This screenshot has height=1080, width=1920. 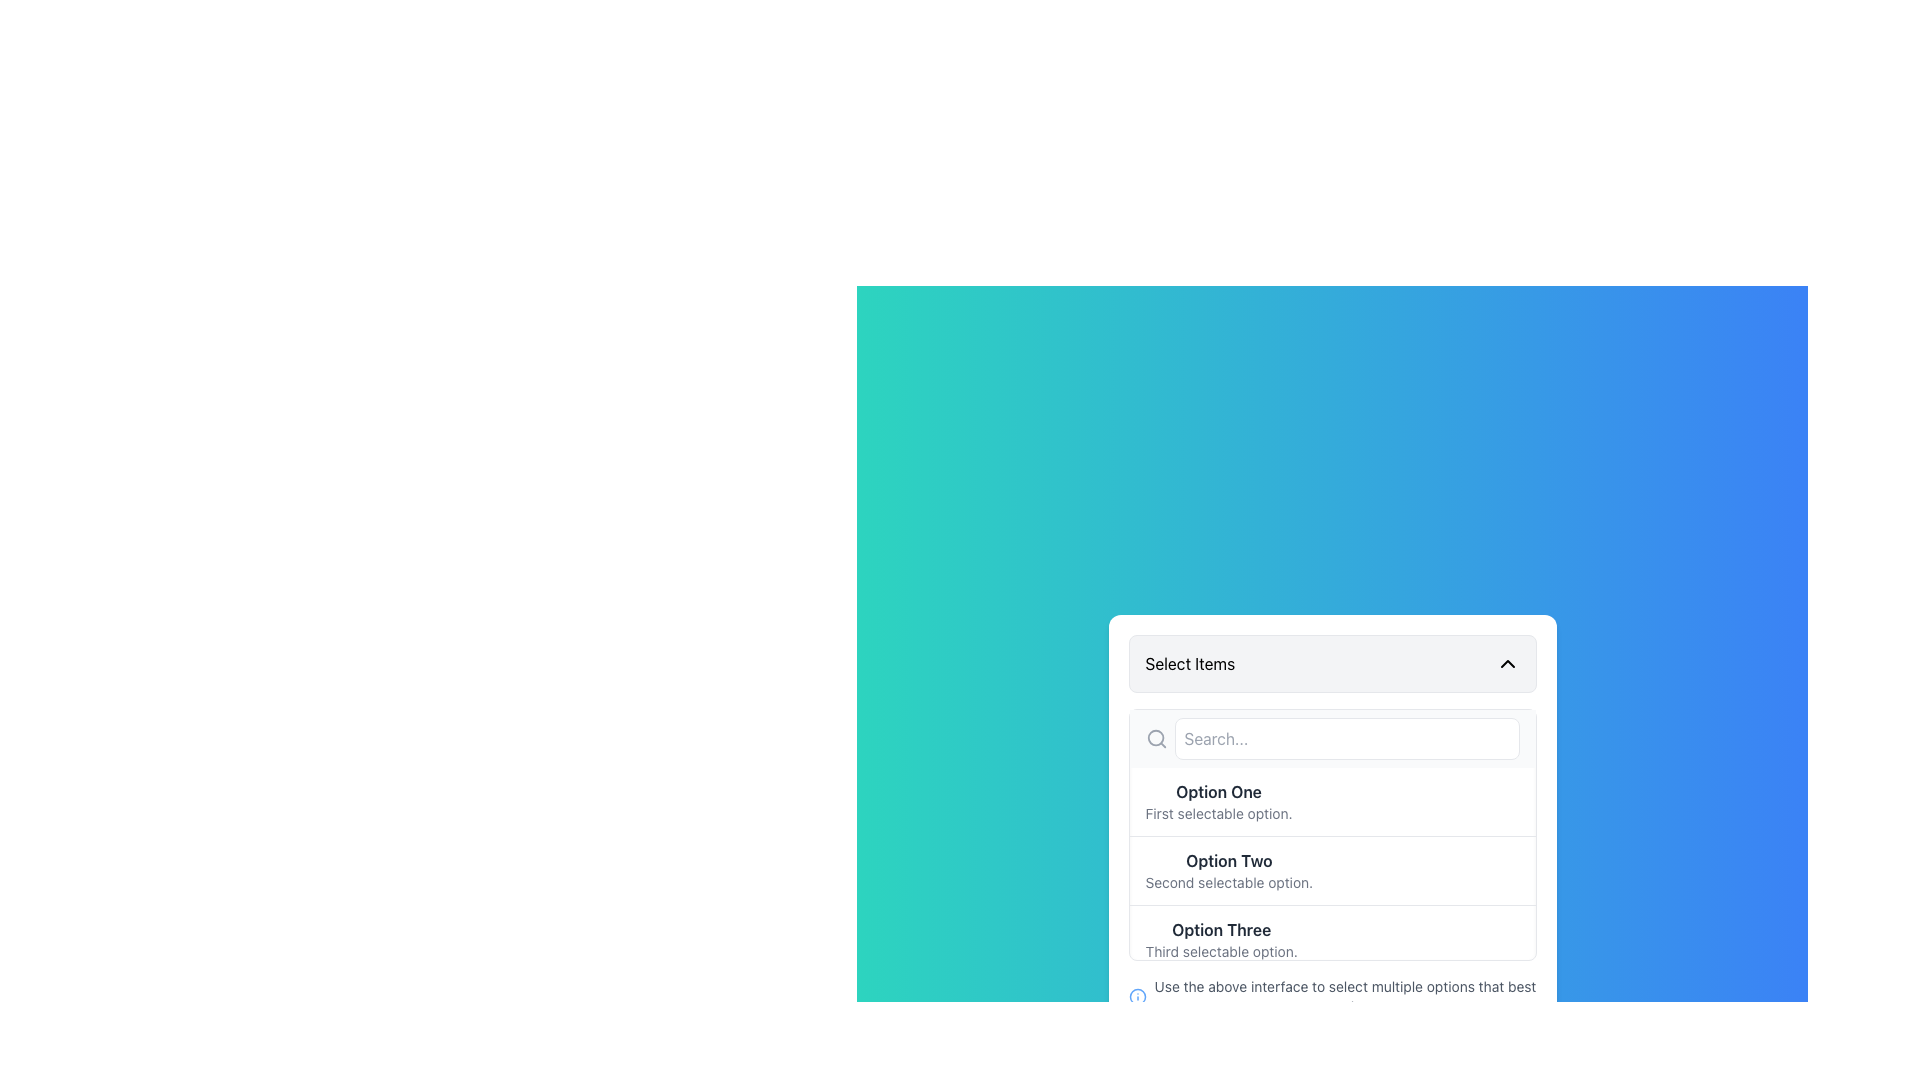 I want to click on the second selectable list item beneath the search bar in the dropdown menu, directly under the 'Select Items' section, so click(x=1332, y=863).